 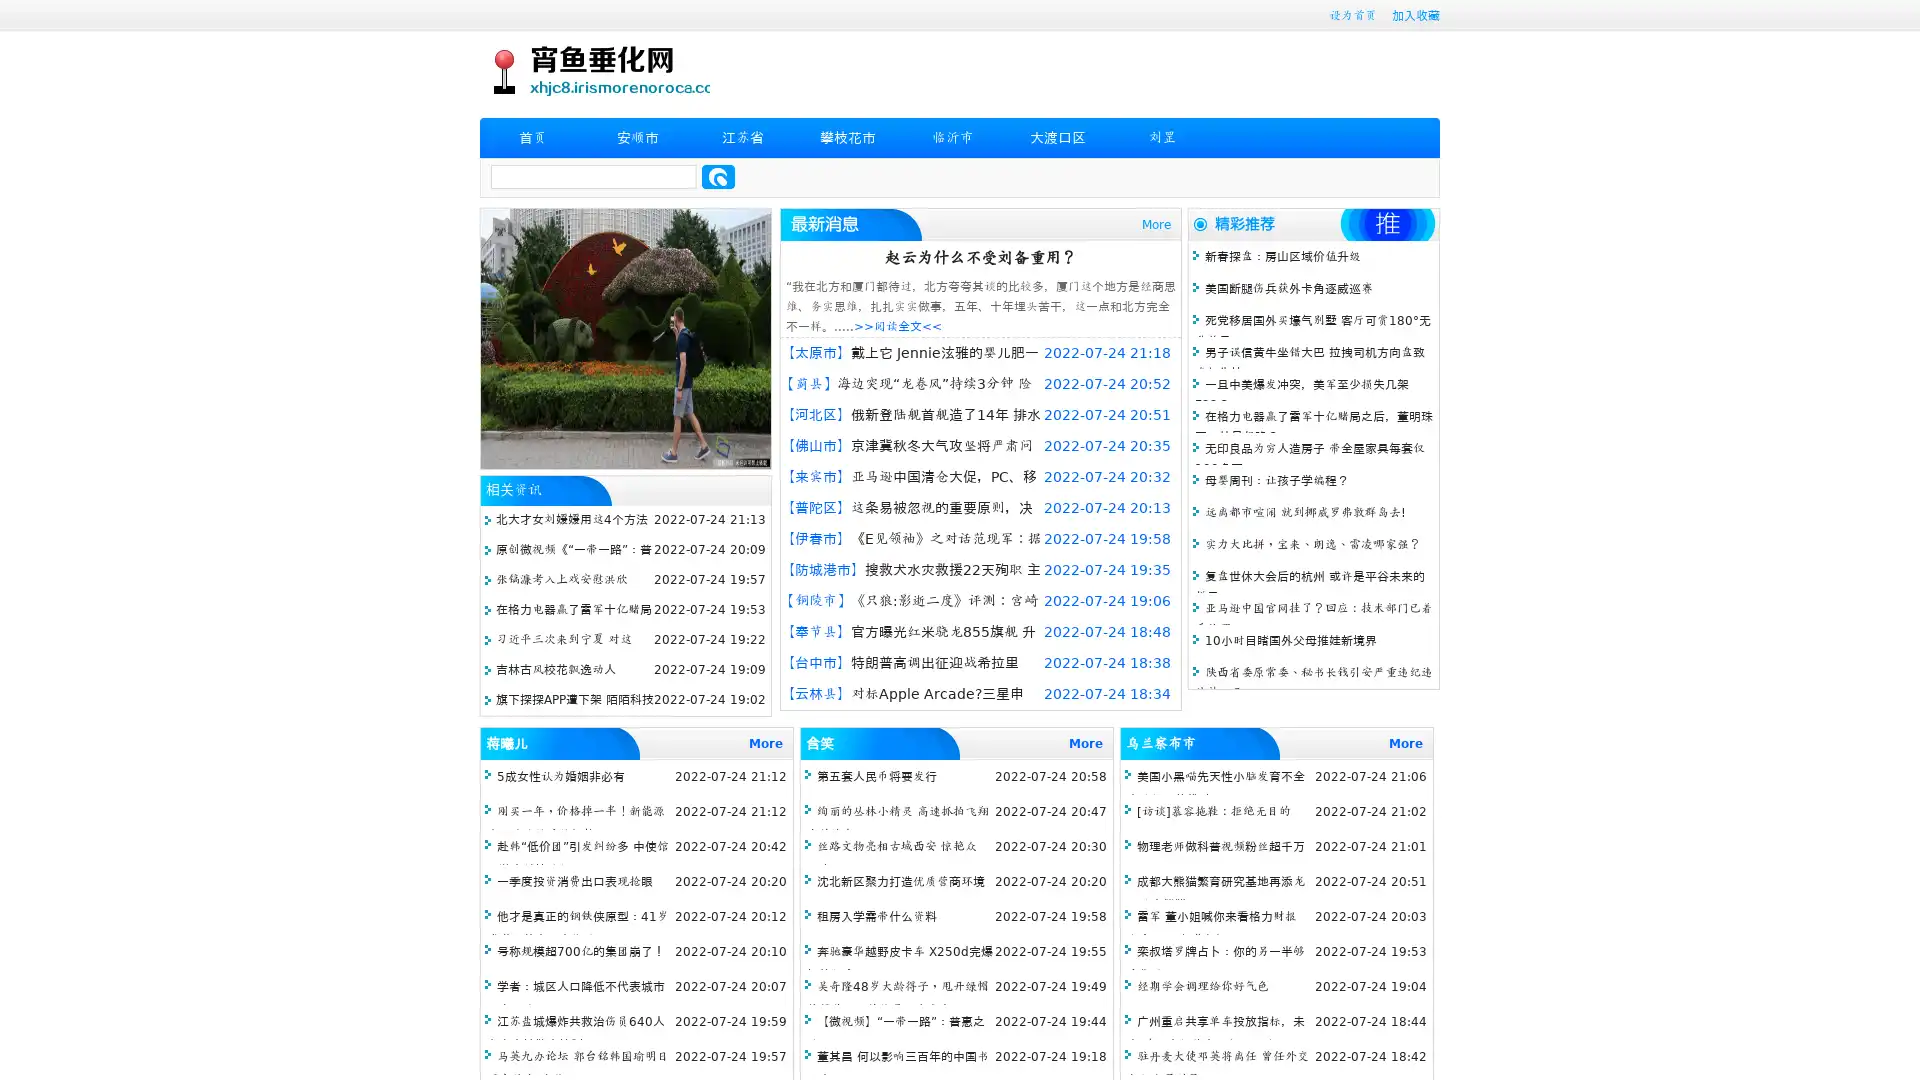 What do you see at coordinates (718, 176) in the screenshot?
I see `Search` at bounding box center [718, 176].